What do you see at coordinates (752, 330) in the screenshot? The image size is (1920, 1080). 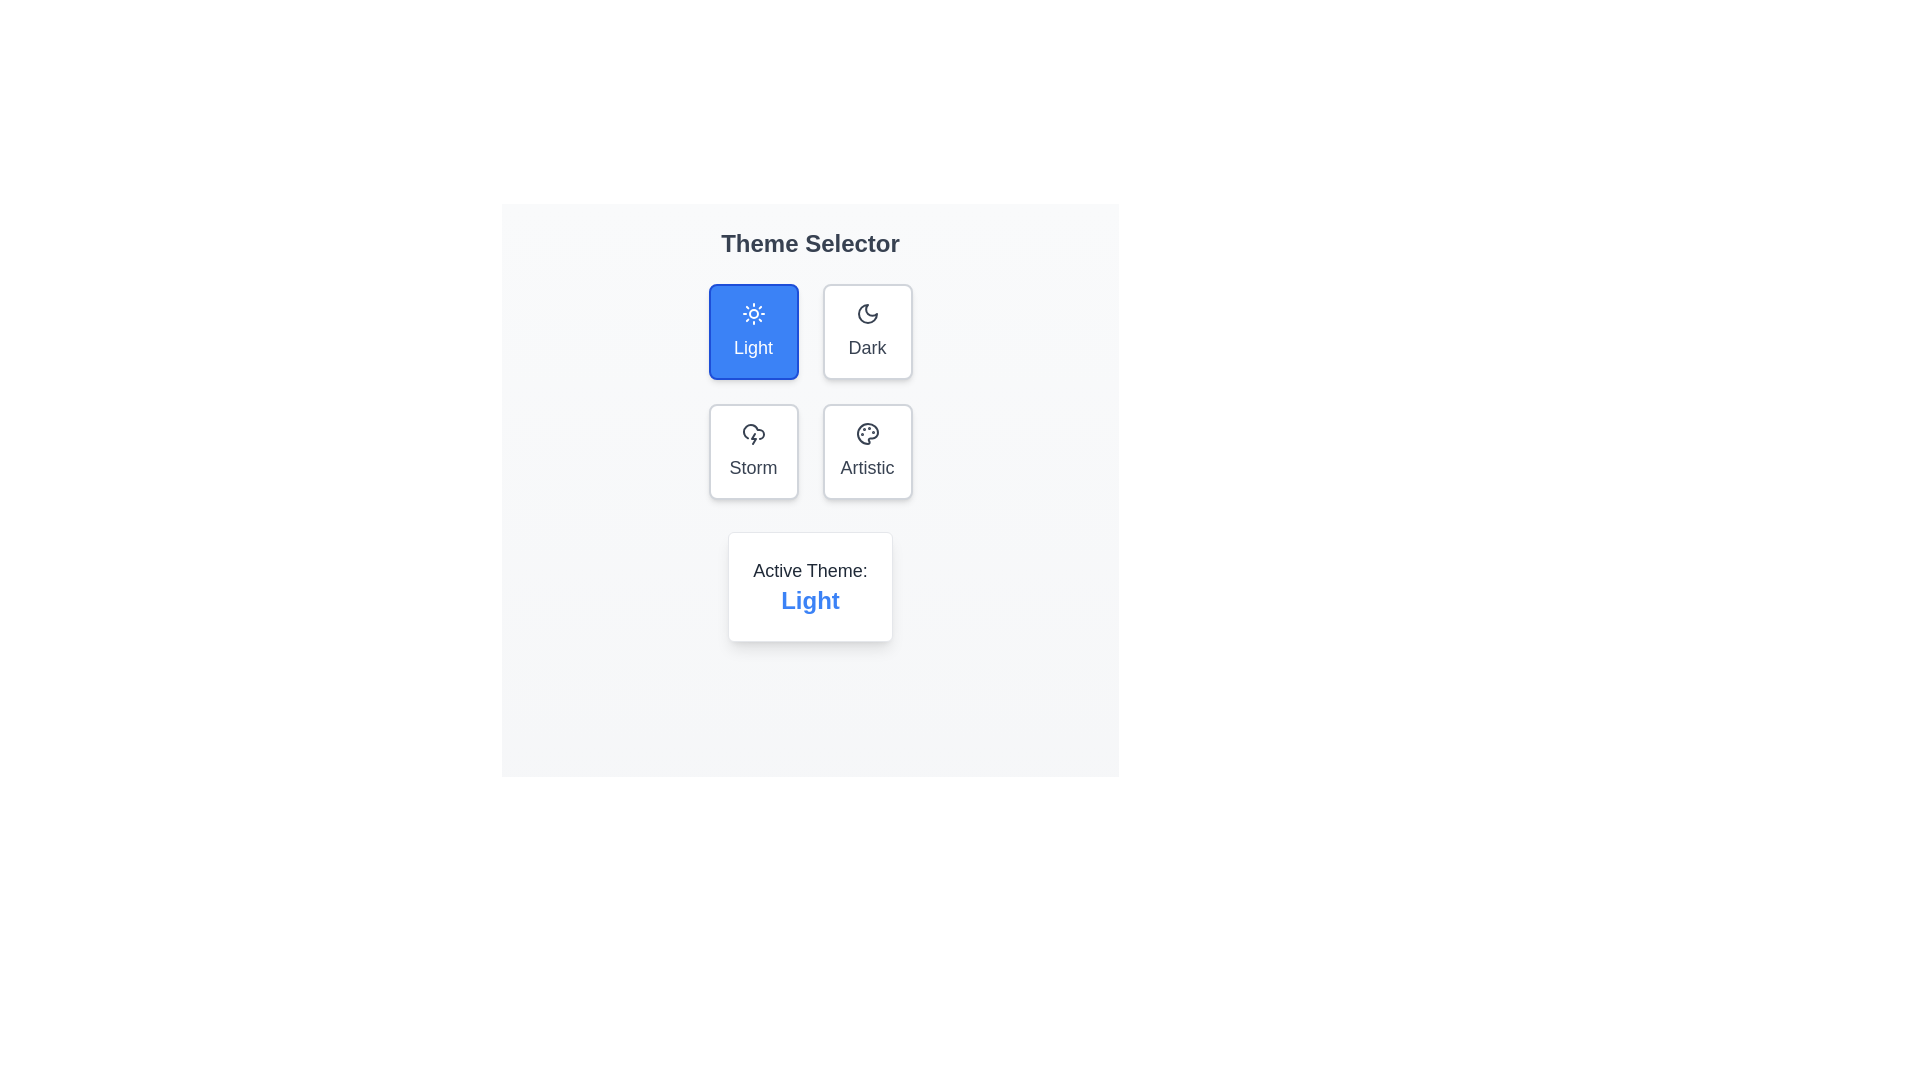 I see `the theme button labeled Light` at bounding box center [752, 330].